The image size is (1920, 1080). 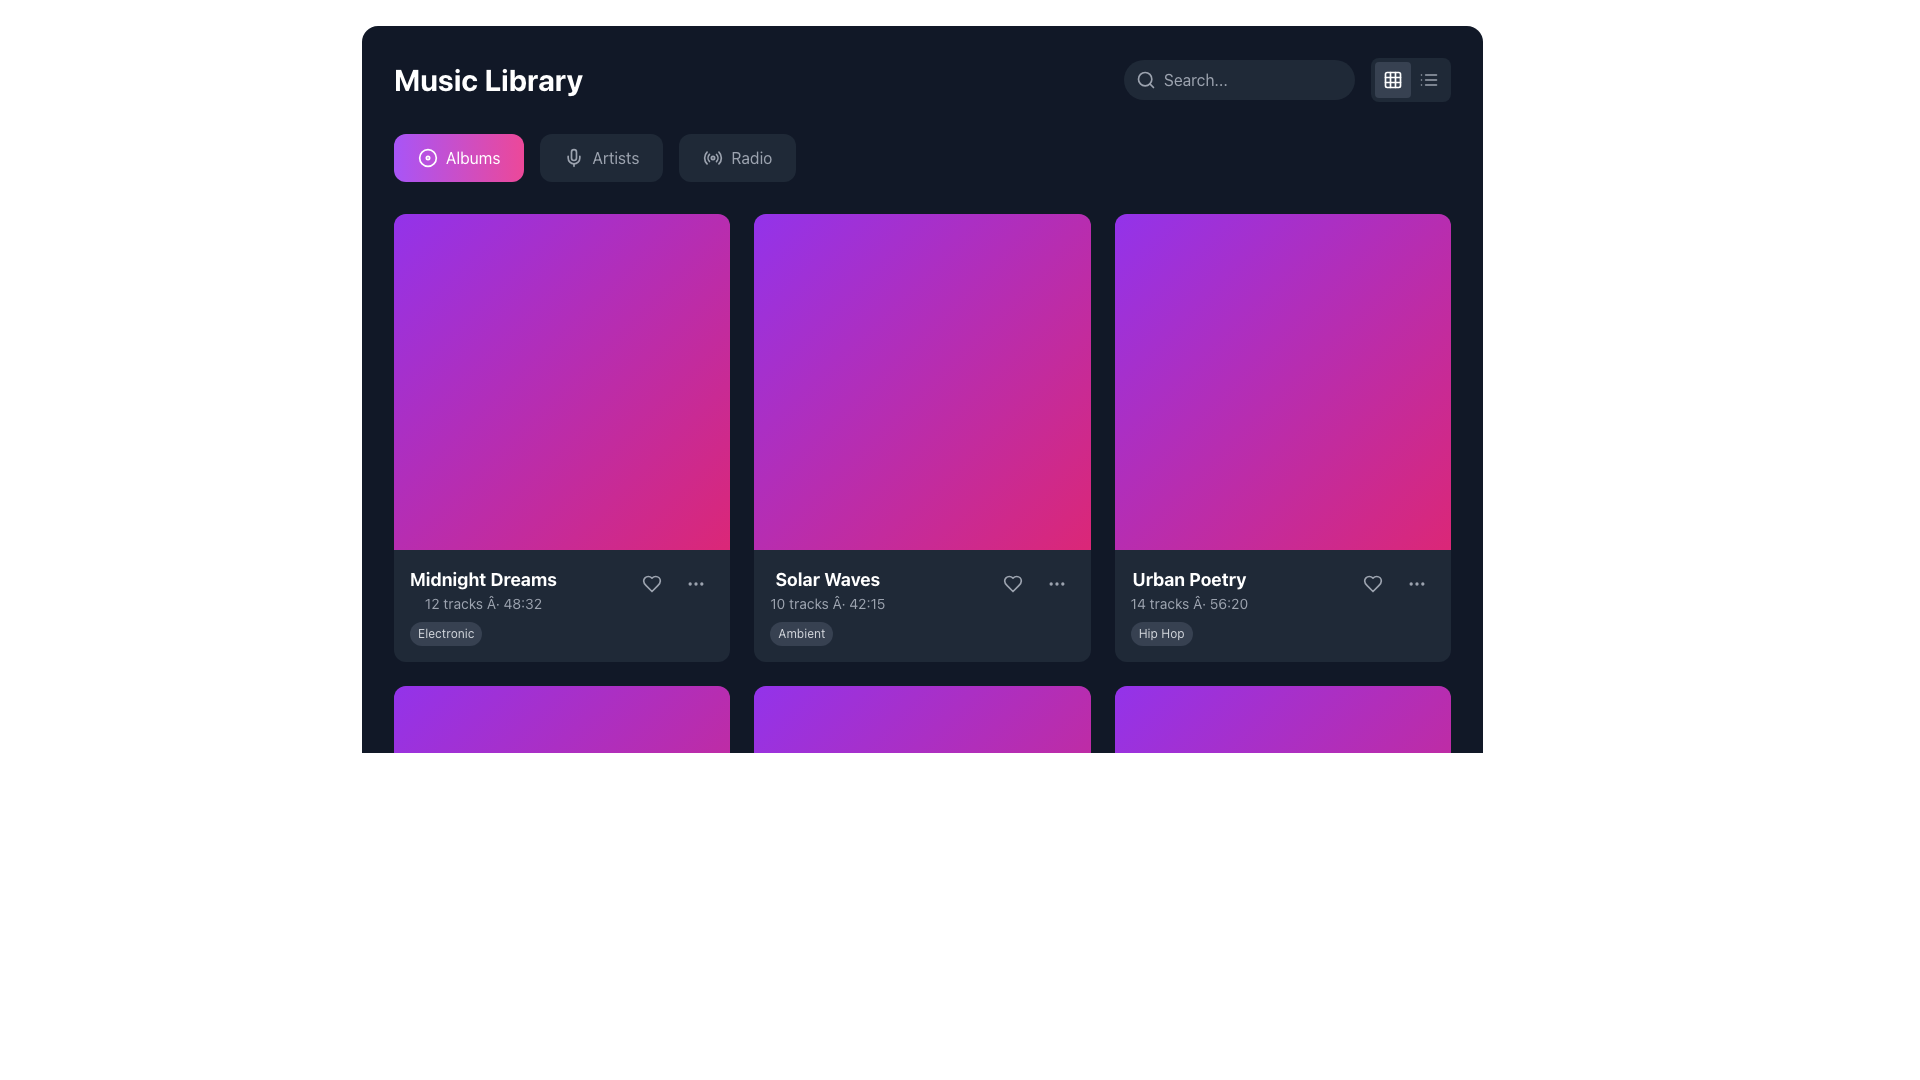 What do you see at coordinates (1012, 584) in the screenshot?
I see `the heart-shaped icon located at the bottom right corner of the 'Solar Waves' music album card` at bounding box center [1012, 584].